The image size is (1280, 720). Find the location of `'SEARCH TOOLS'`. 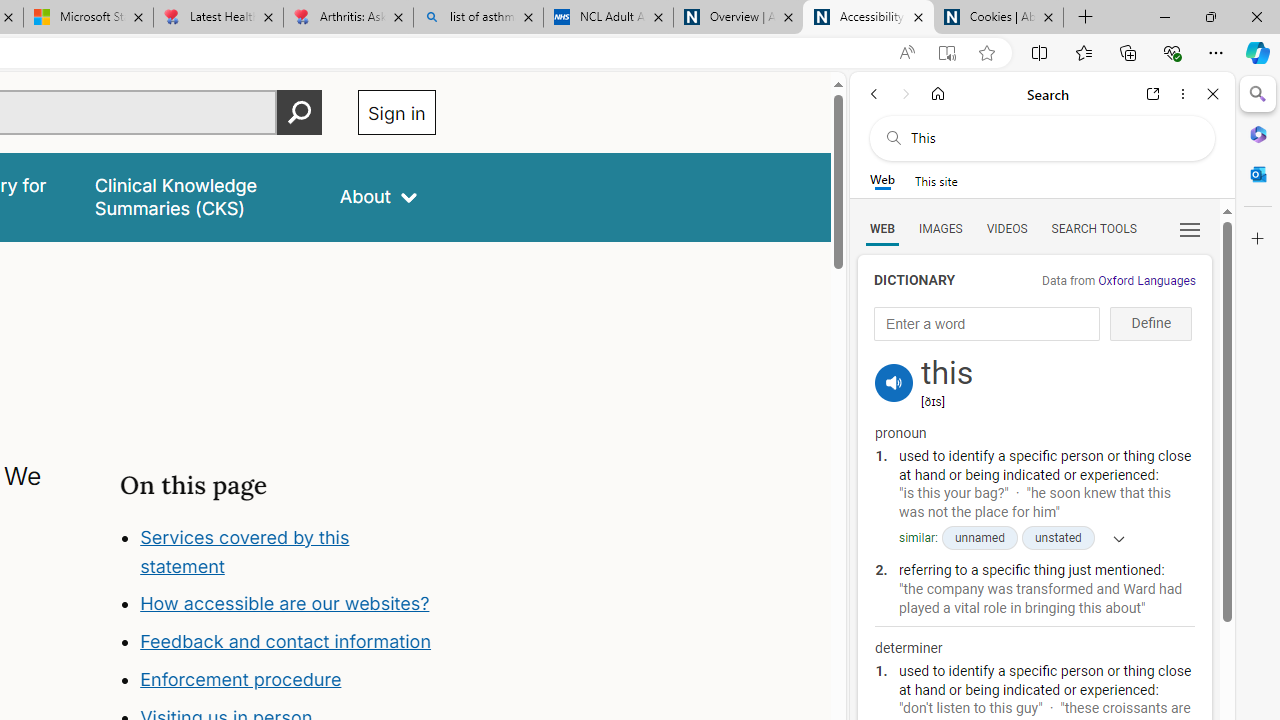

'SEARCH TOOLS' is located at coordinates (1092, 227).